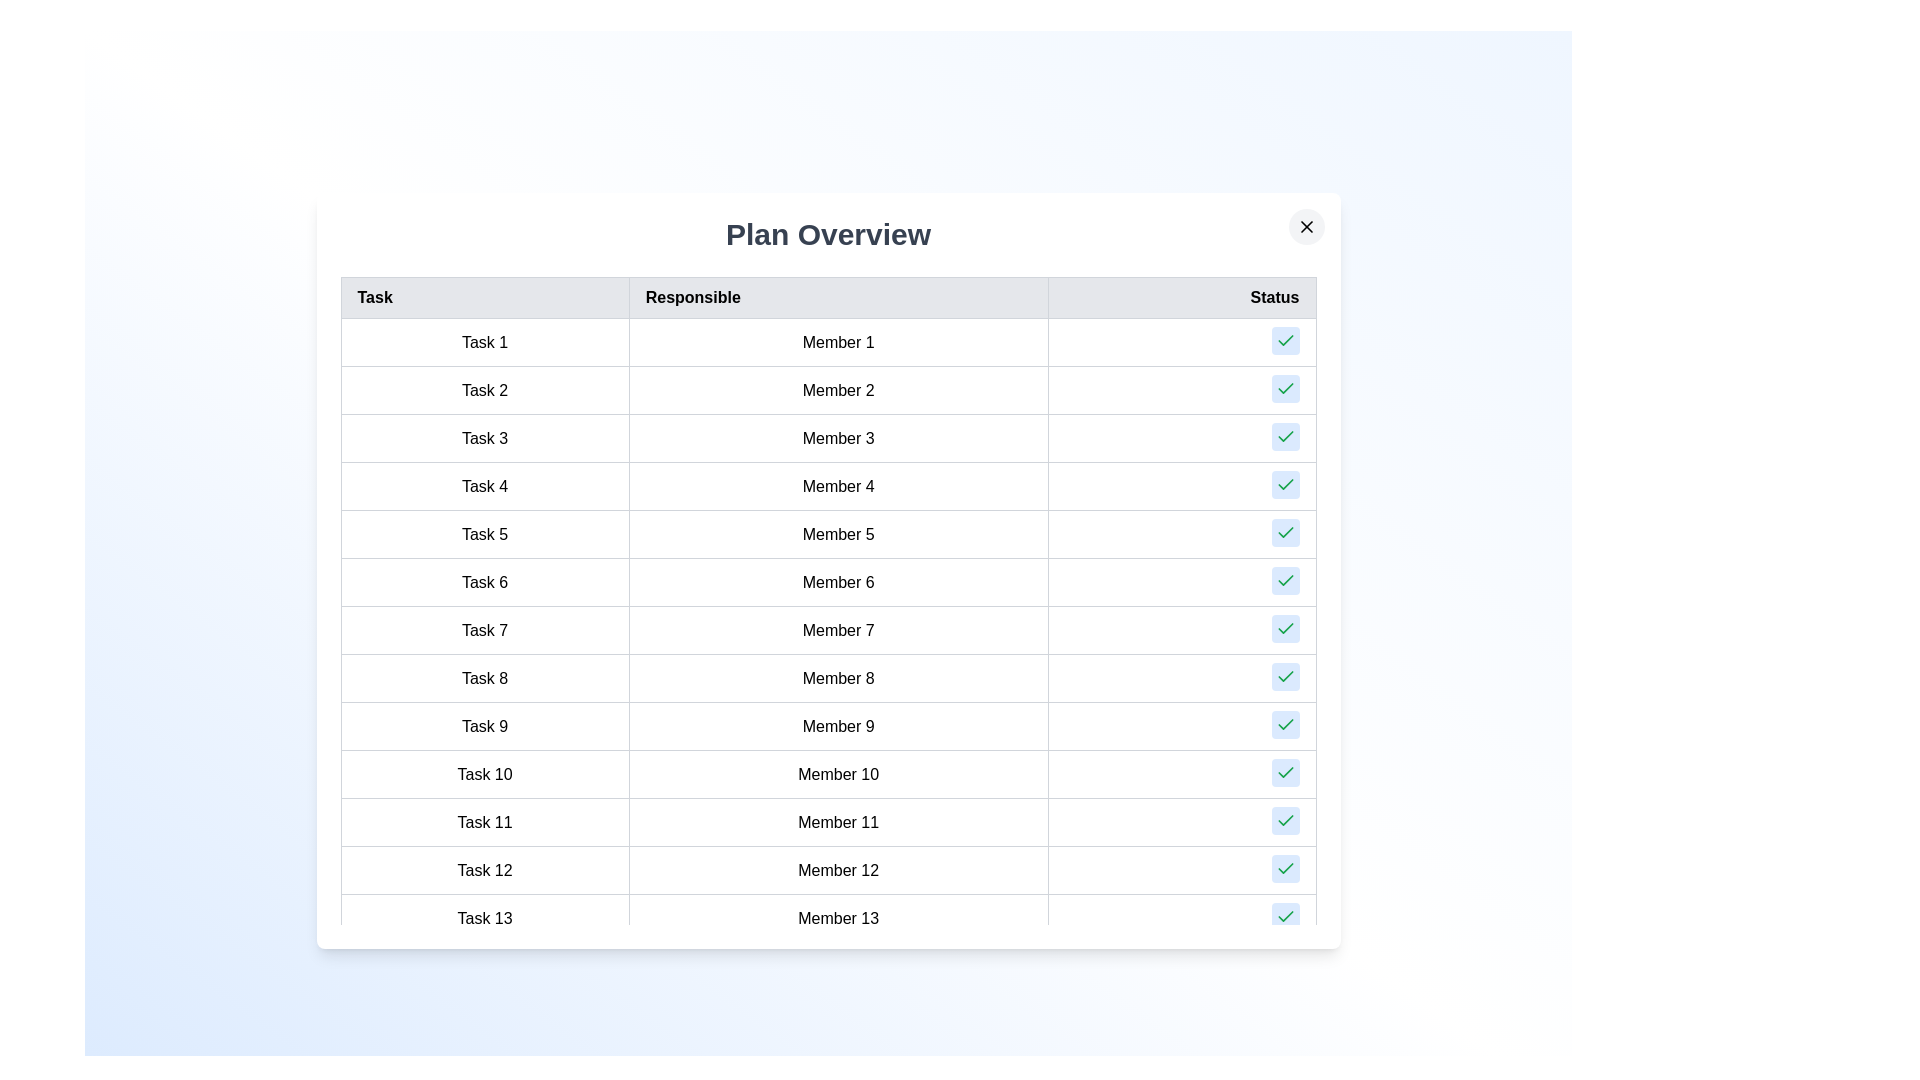 This screenshot has width=1920, height=1080. Describe the element at coordinates (1285, 821) in the screenshot. I see `the 'Check' button for task 11 to mark it as completed` at that location.